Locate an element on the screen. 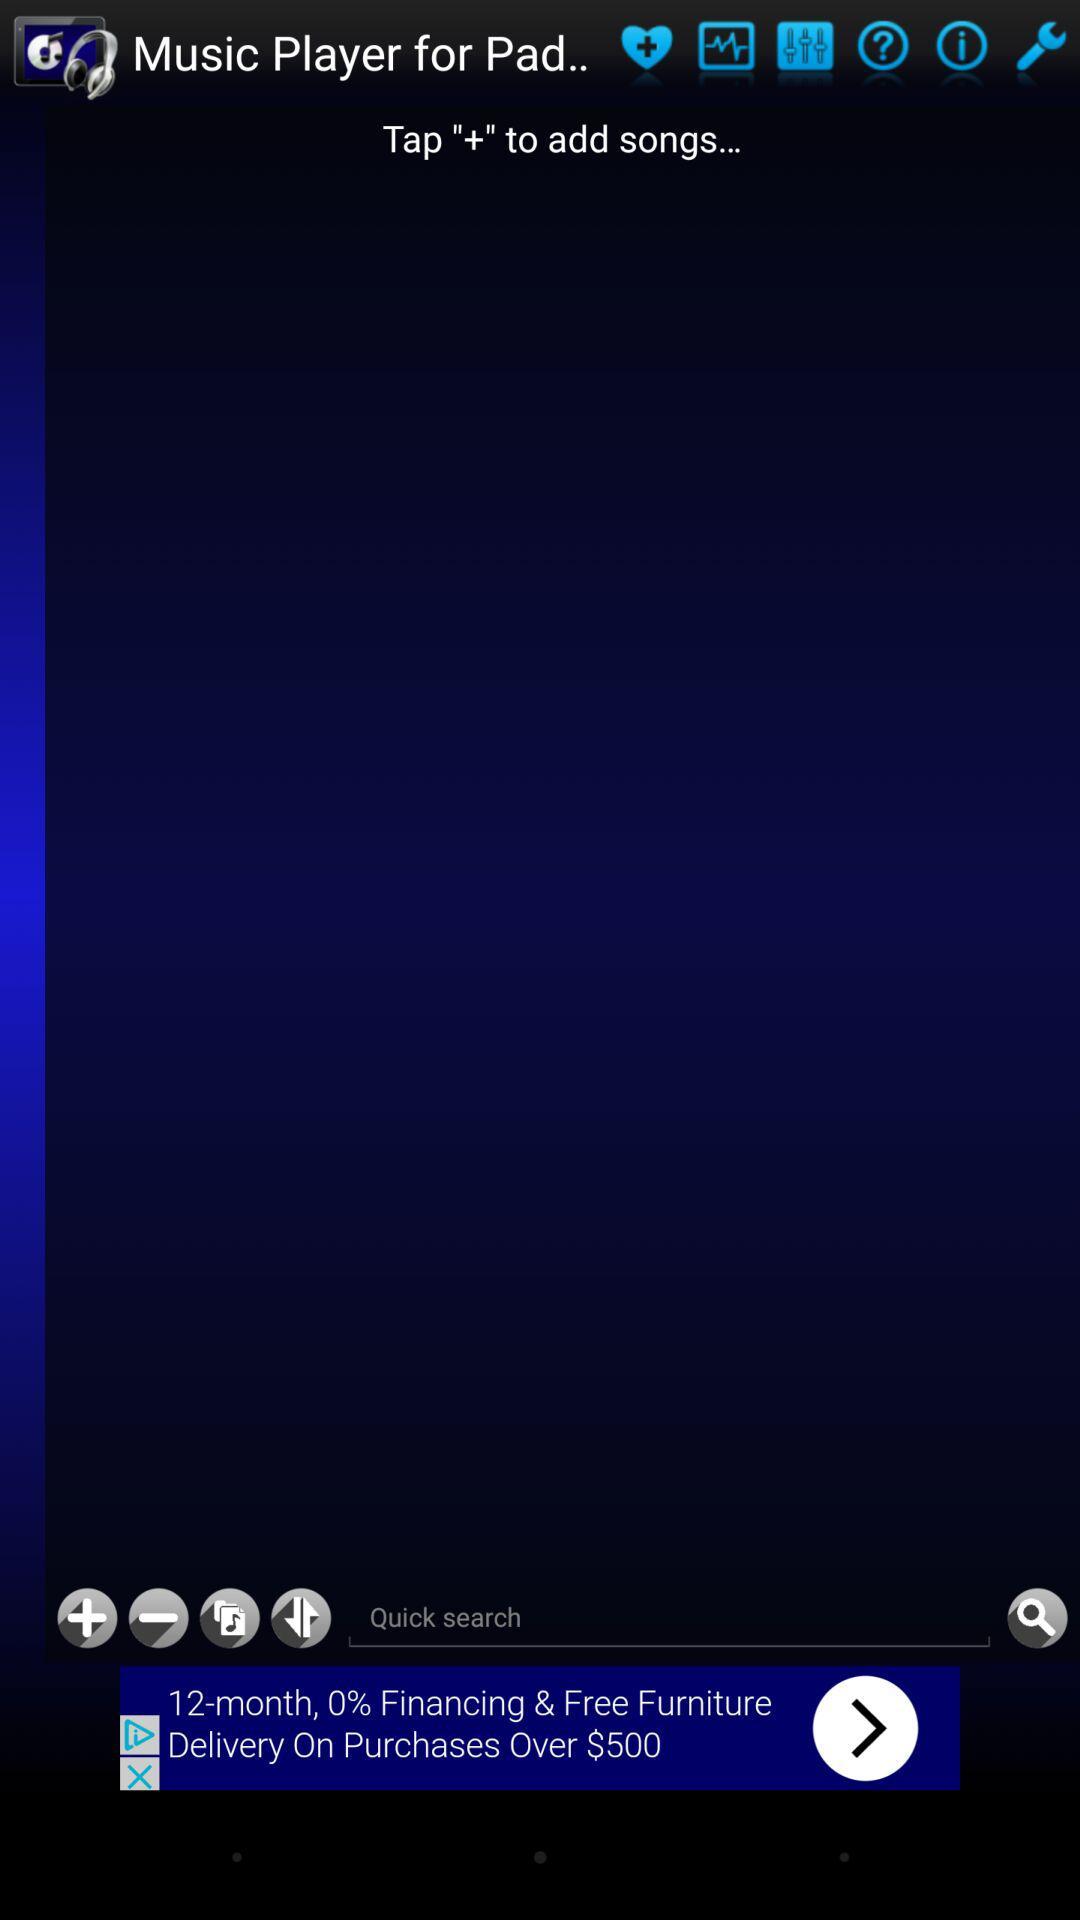 The image size is (1080, 1920). advertisement banner is located at coordinates (540, 1727).